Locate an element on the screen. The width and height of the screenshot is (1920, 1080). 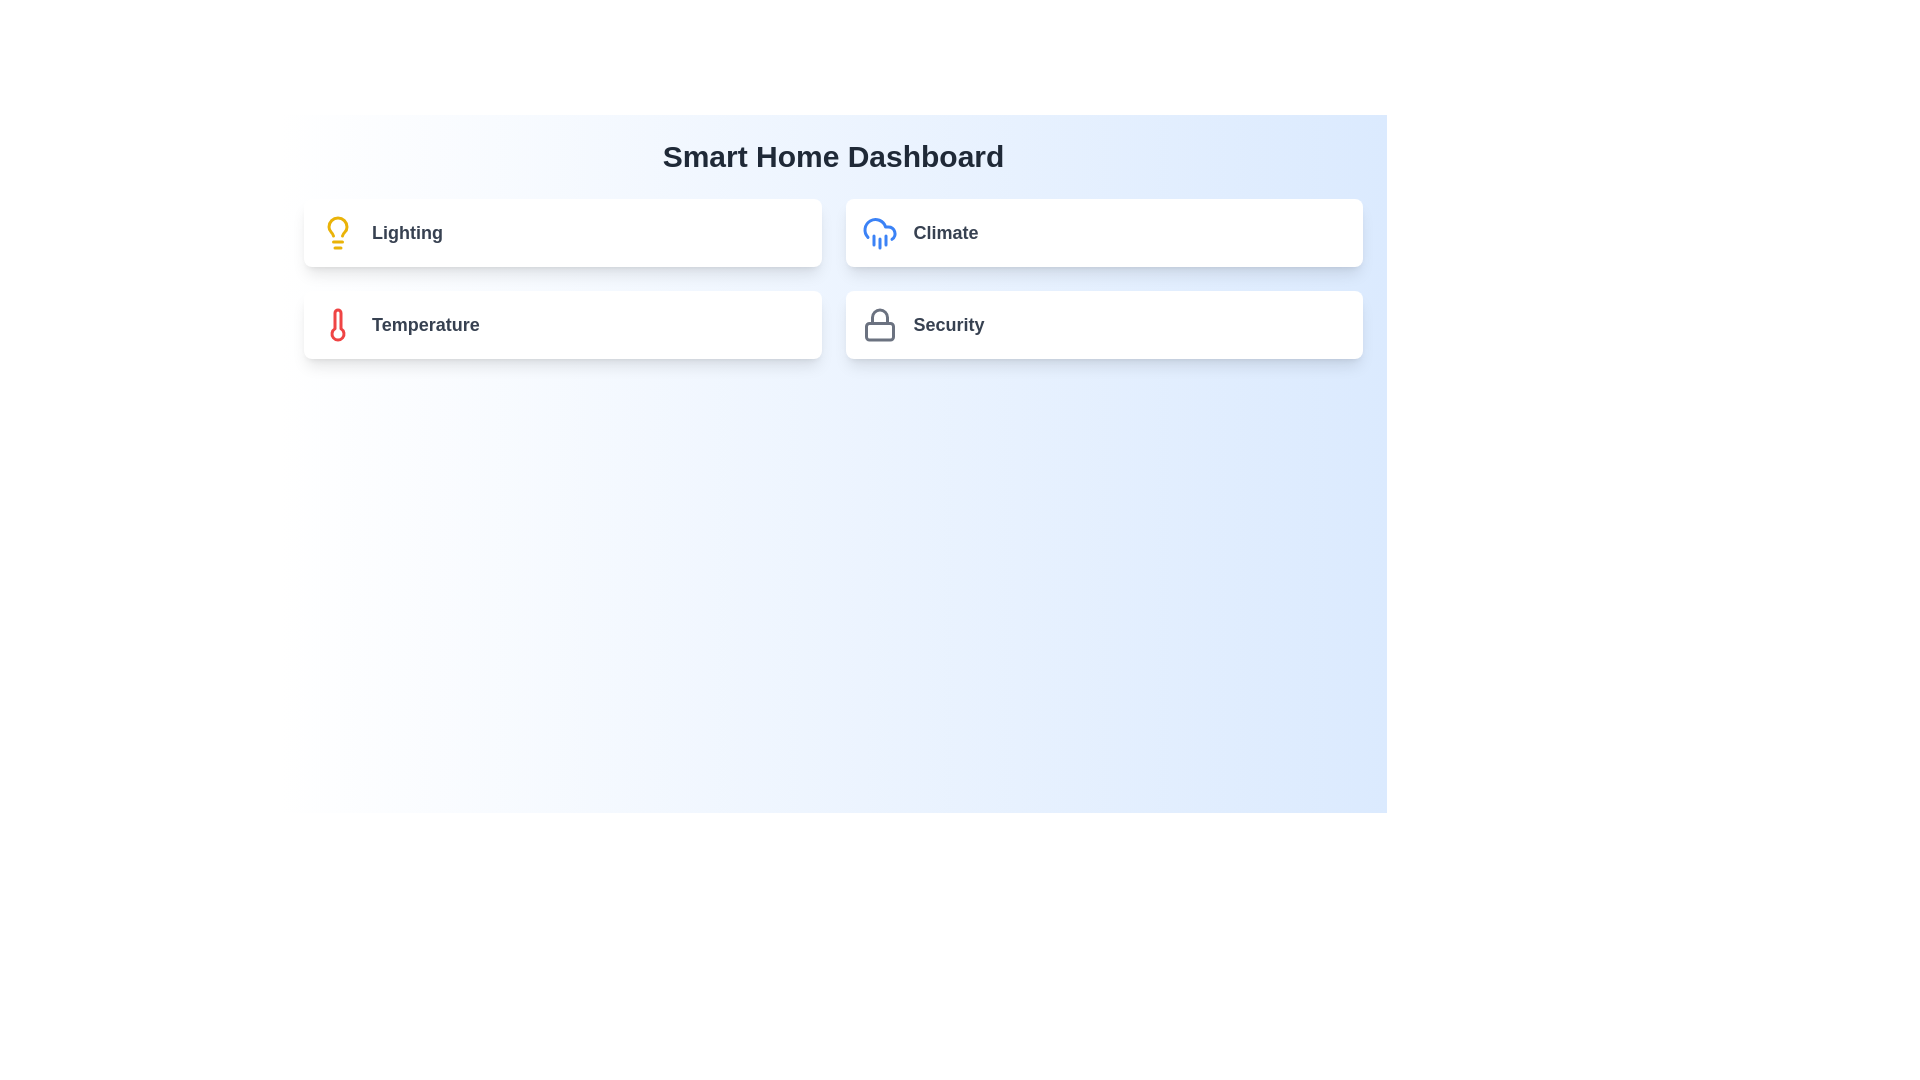
the Card element displaying a red thermometer icon and the label 'Temperature', which is located in the third position of a grid layout is located at coordinates (561, 323).